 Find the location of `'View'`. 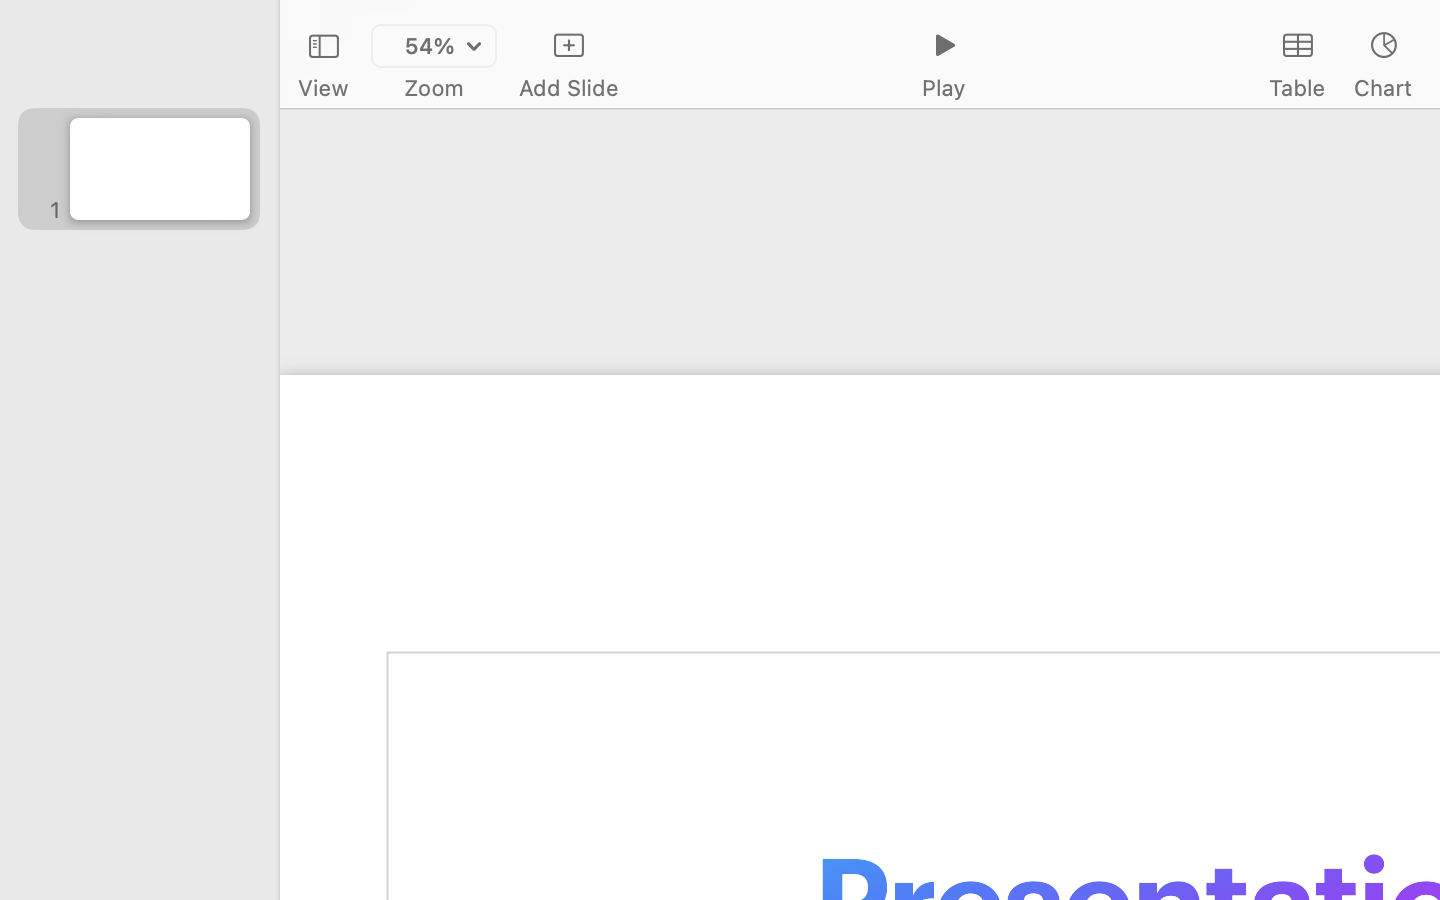

'View' is located at coordinates (322, 87).